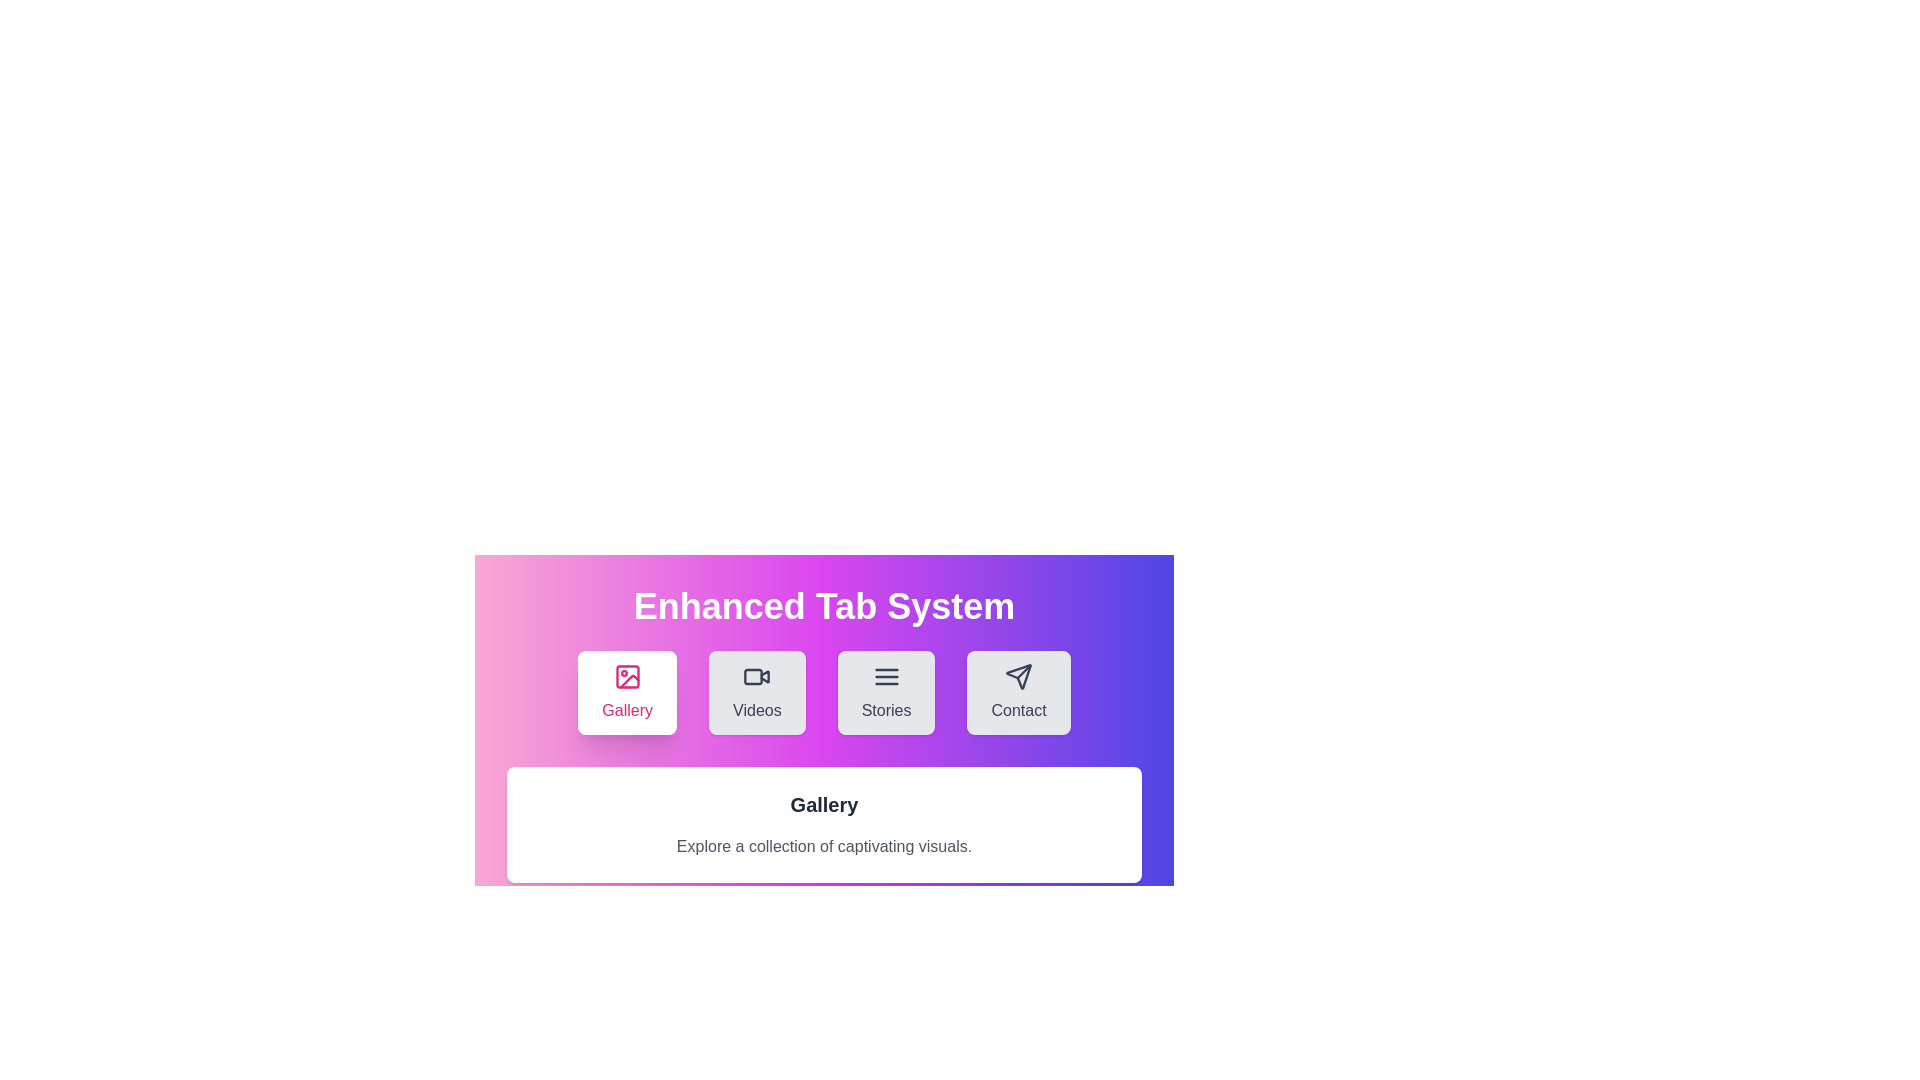 Image resolution: width=1920 pixels, height=1080 pixels. I want to click on the Stories tab by clicking its button, so click(885, 692).